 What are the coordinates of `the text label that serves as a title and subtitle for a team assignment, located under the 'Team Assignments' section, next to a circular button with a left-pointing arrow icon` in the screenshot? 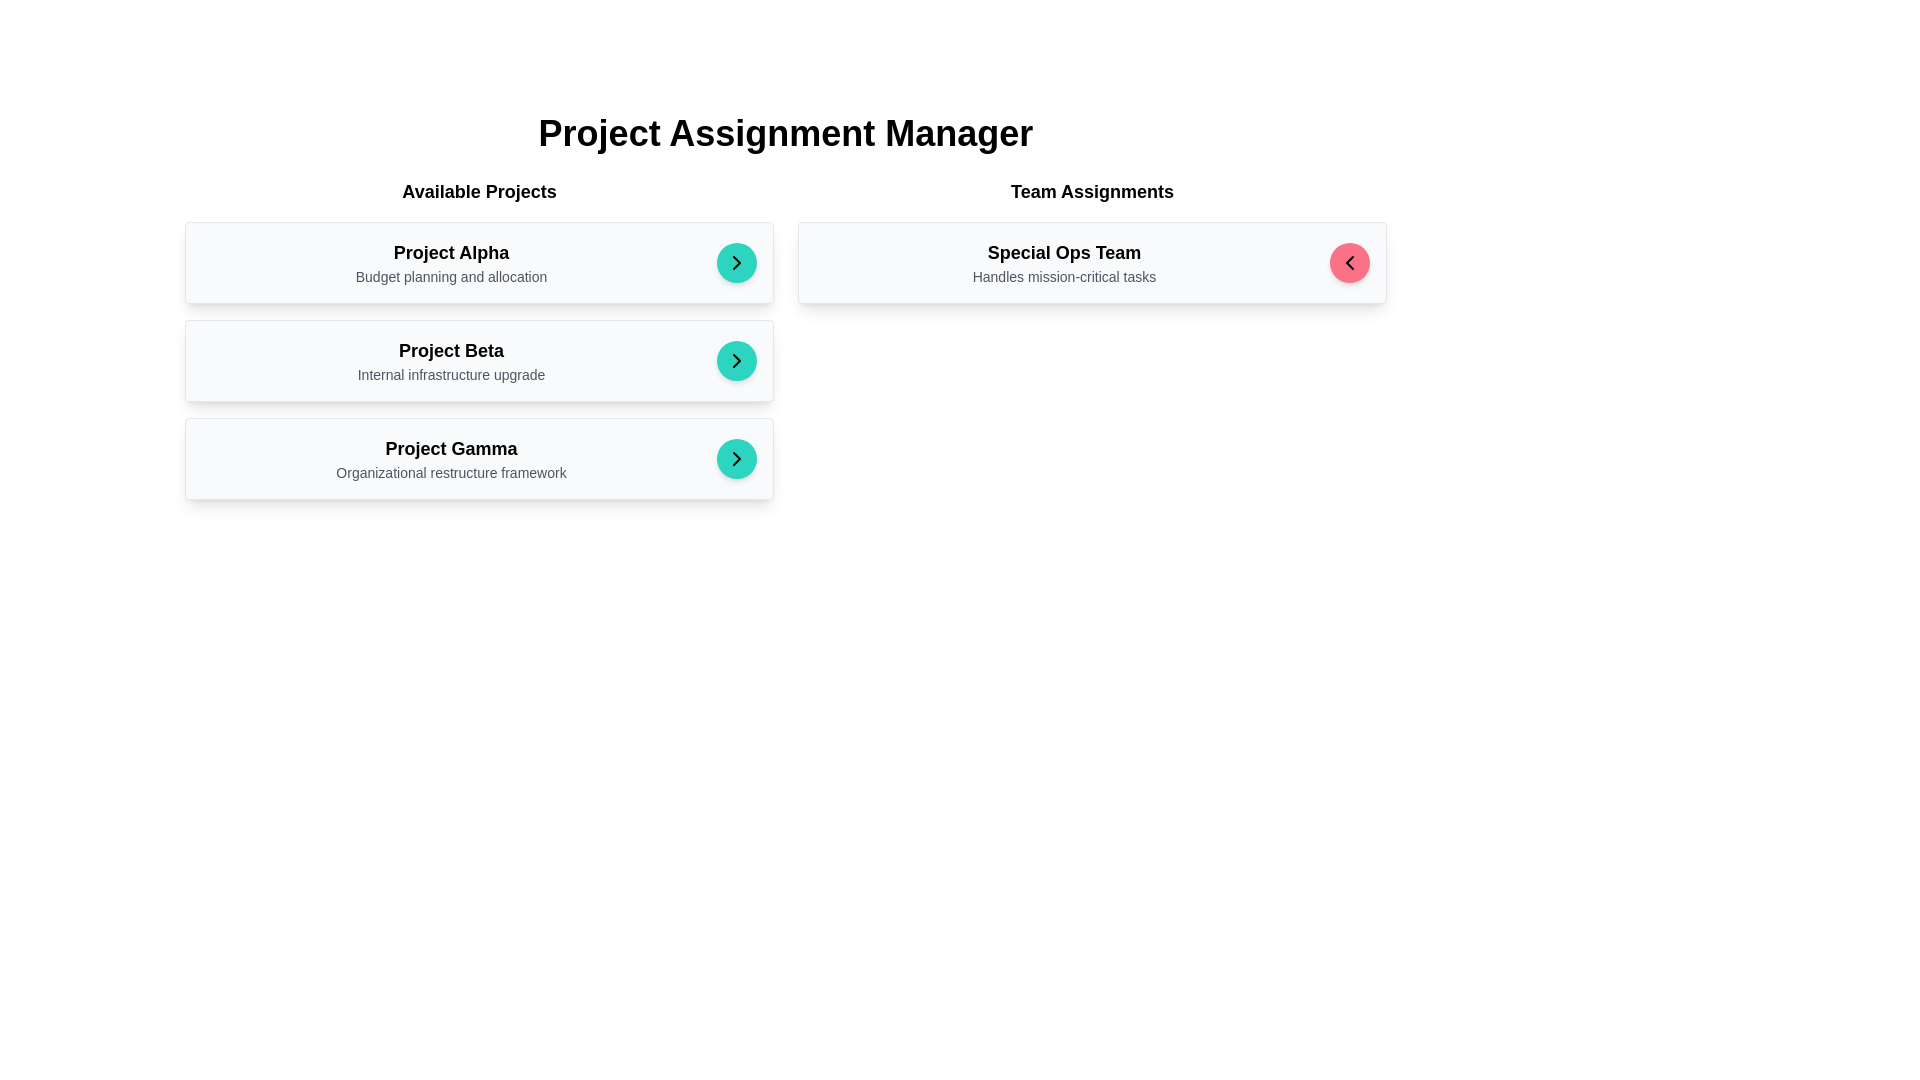 It's located at (1063, 261).